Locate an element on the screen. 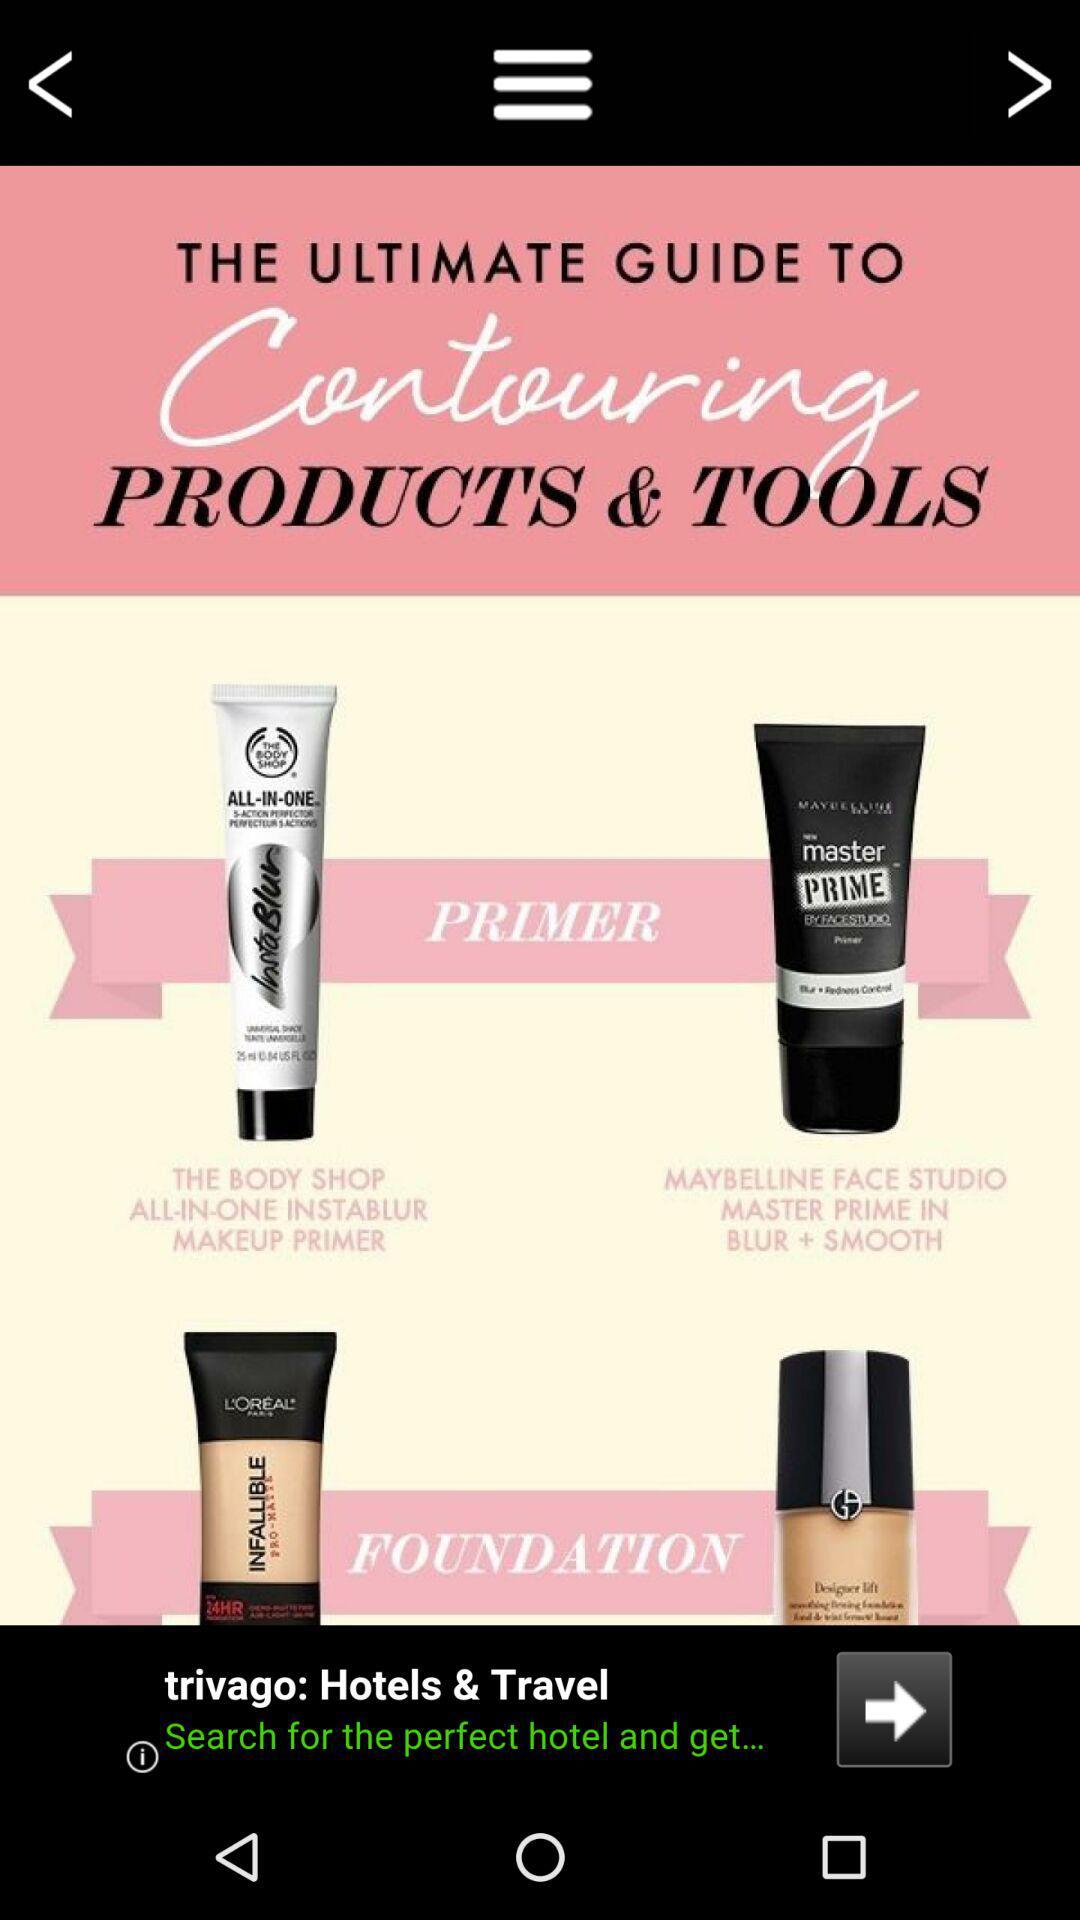 The height and width of the screenshot is (1920, 1080). go forward is located at coordinates (1026, 81).